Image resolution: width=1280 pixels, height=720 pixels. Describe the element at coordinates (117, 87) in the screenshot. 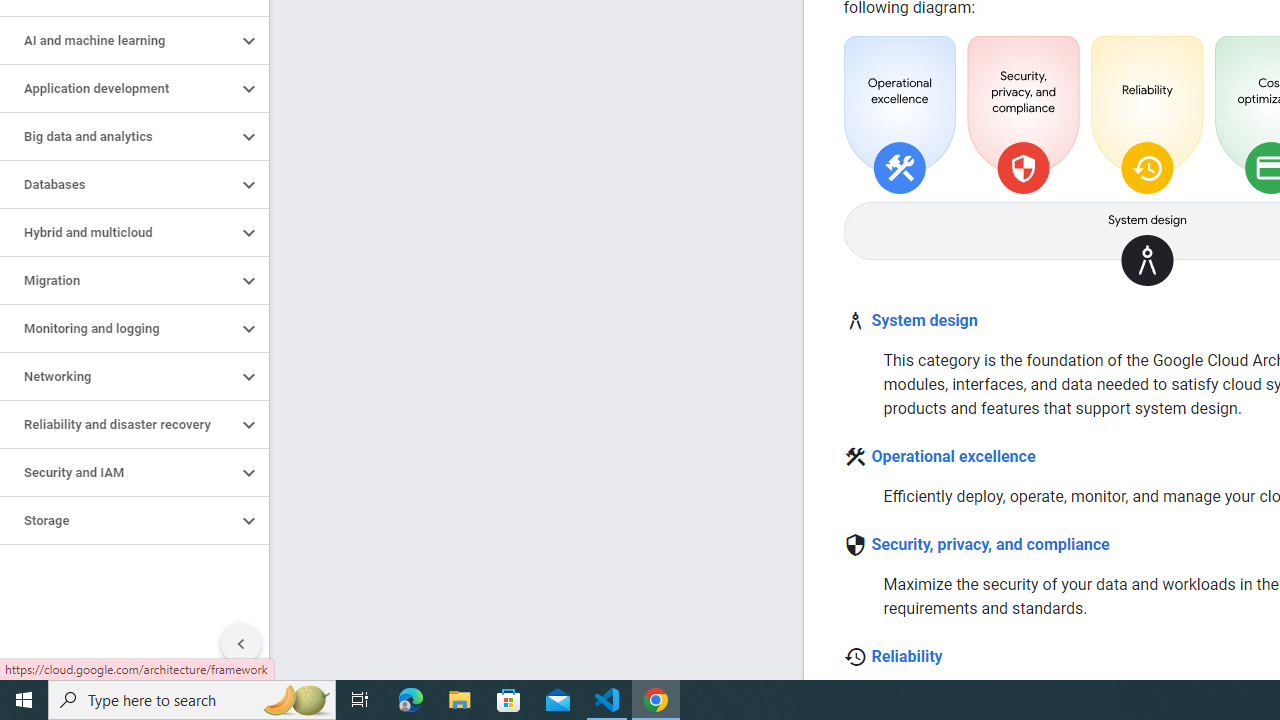

I see `'Application development'` at that location.